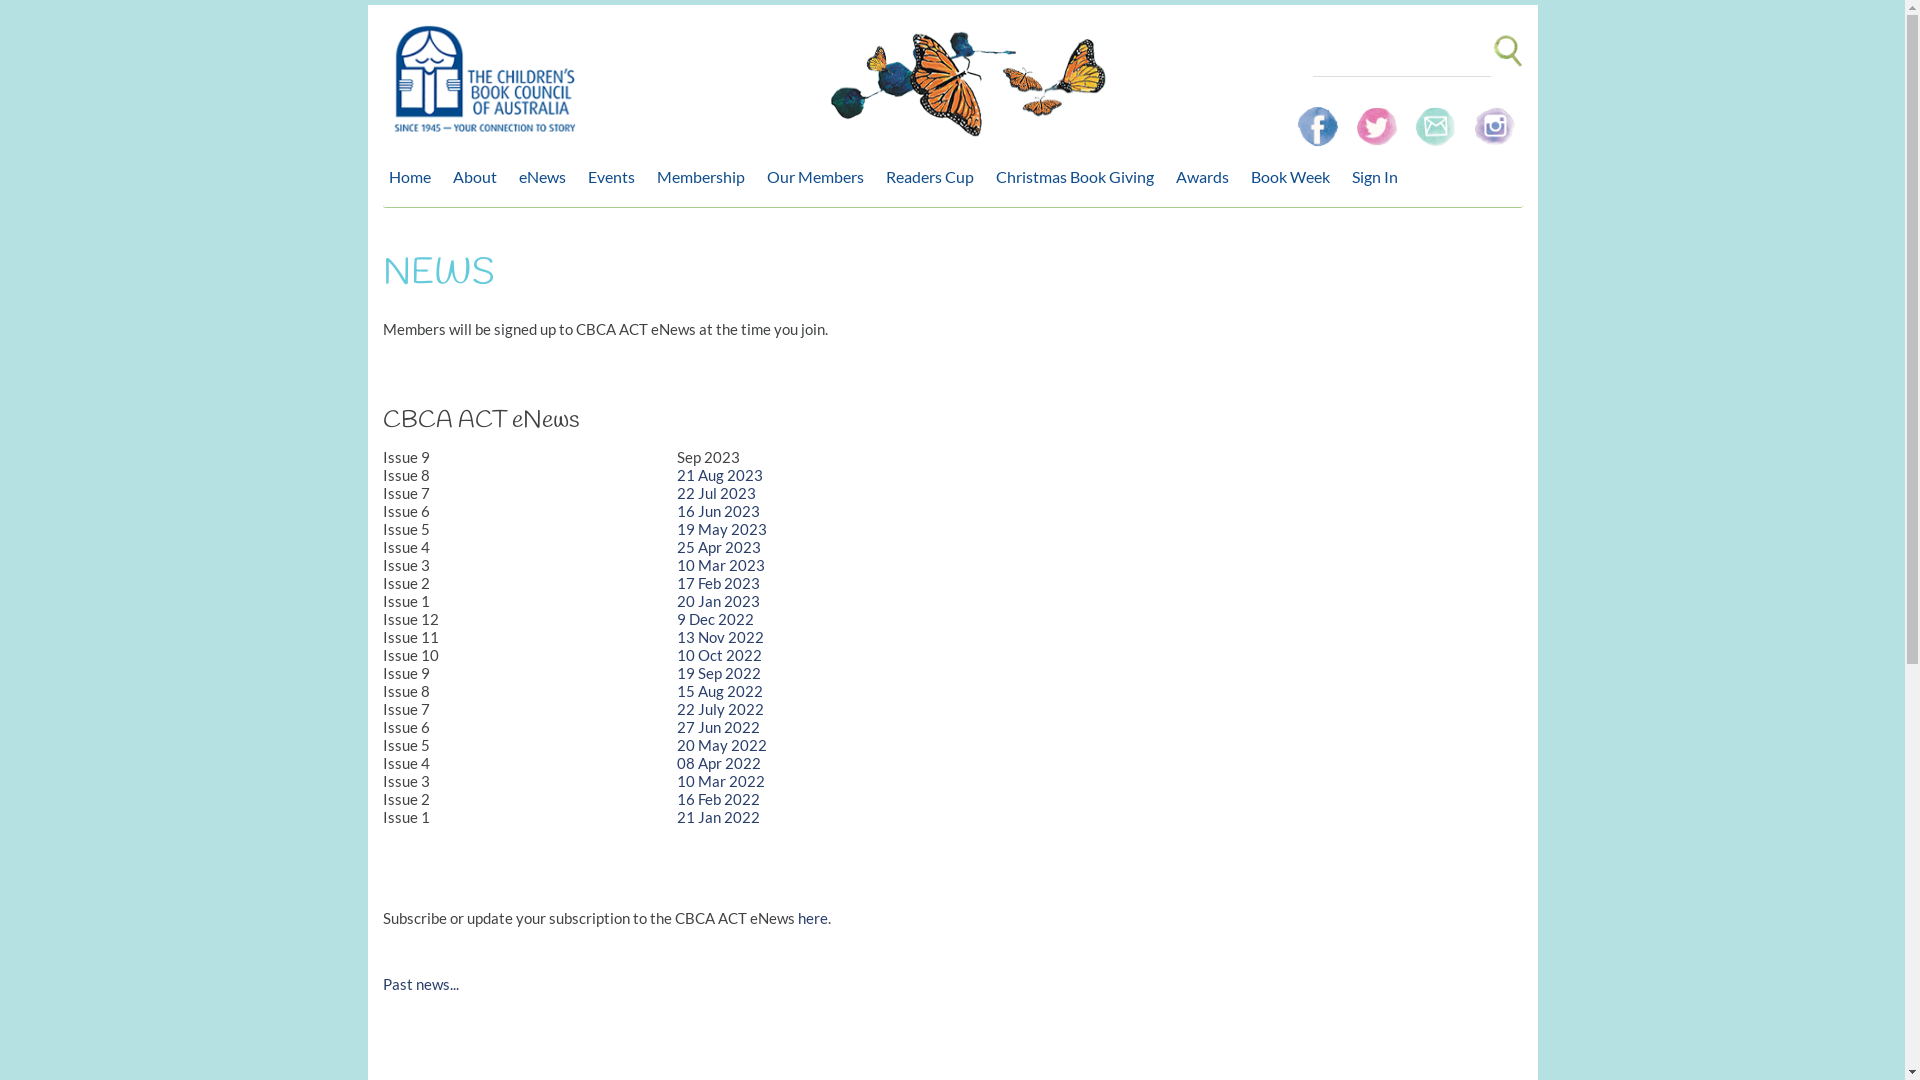  Describe the element at coordinates (720, 474) in the screenshot. I see `'21 Aug 2023'` at that location.